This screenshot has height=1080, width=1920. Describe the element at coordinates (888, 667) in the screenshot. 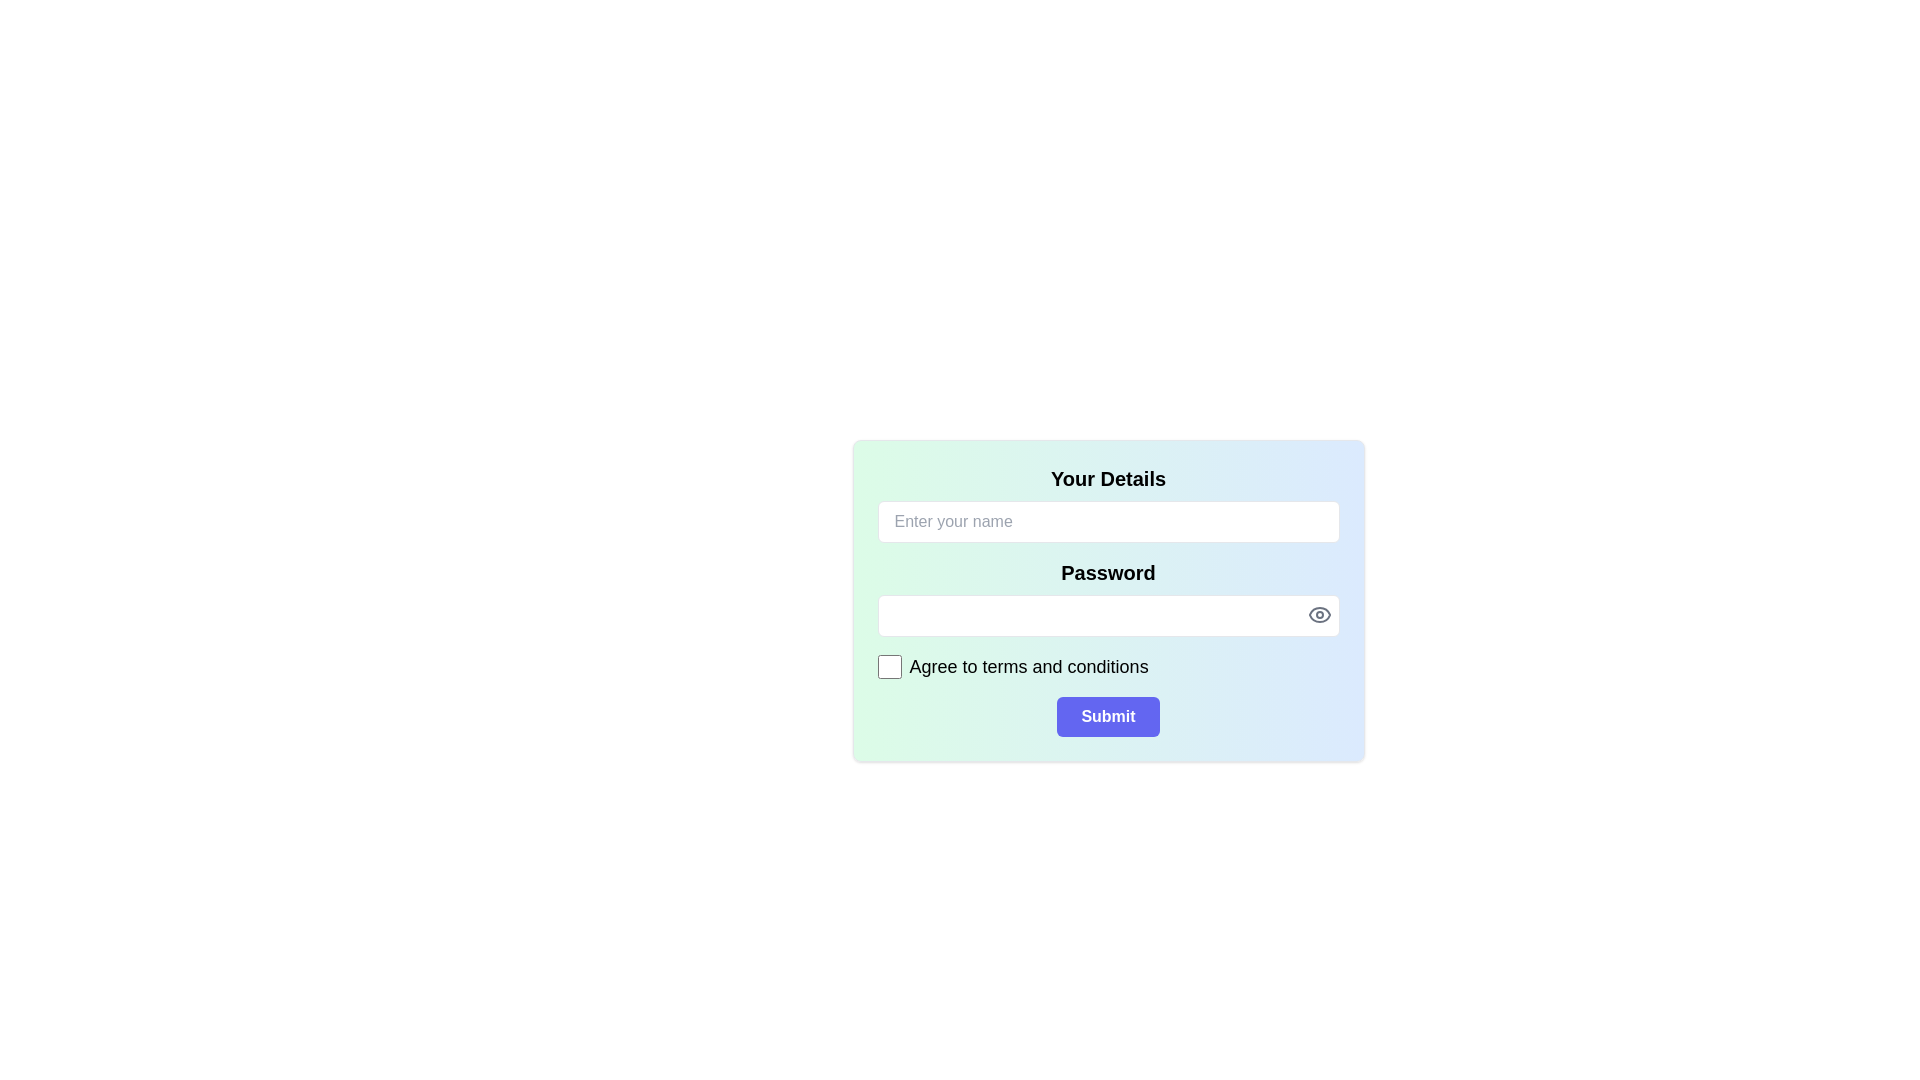

I see `the checkbox that allows users to agree to terms and conditions, positioned on the left side of the label within the form layout` at that location.